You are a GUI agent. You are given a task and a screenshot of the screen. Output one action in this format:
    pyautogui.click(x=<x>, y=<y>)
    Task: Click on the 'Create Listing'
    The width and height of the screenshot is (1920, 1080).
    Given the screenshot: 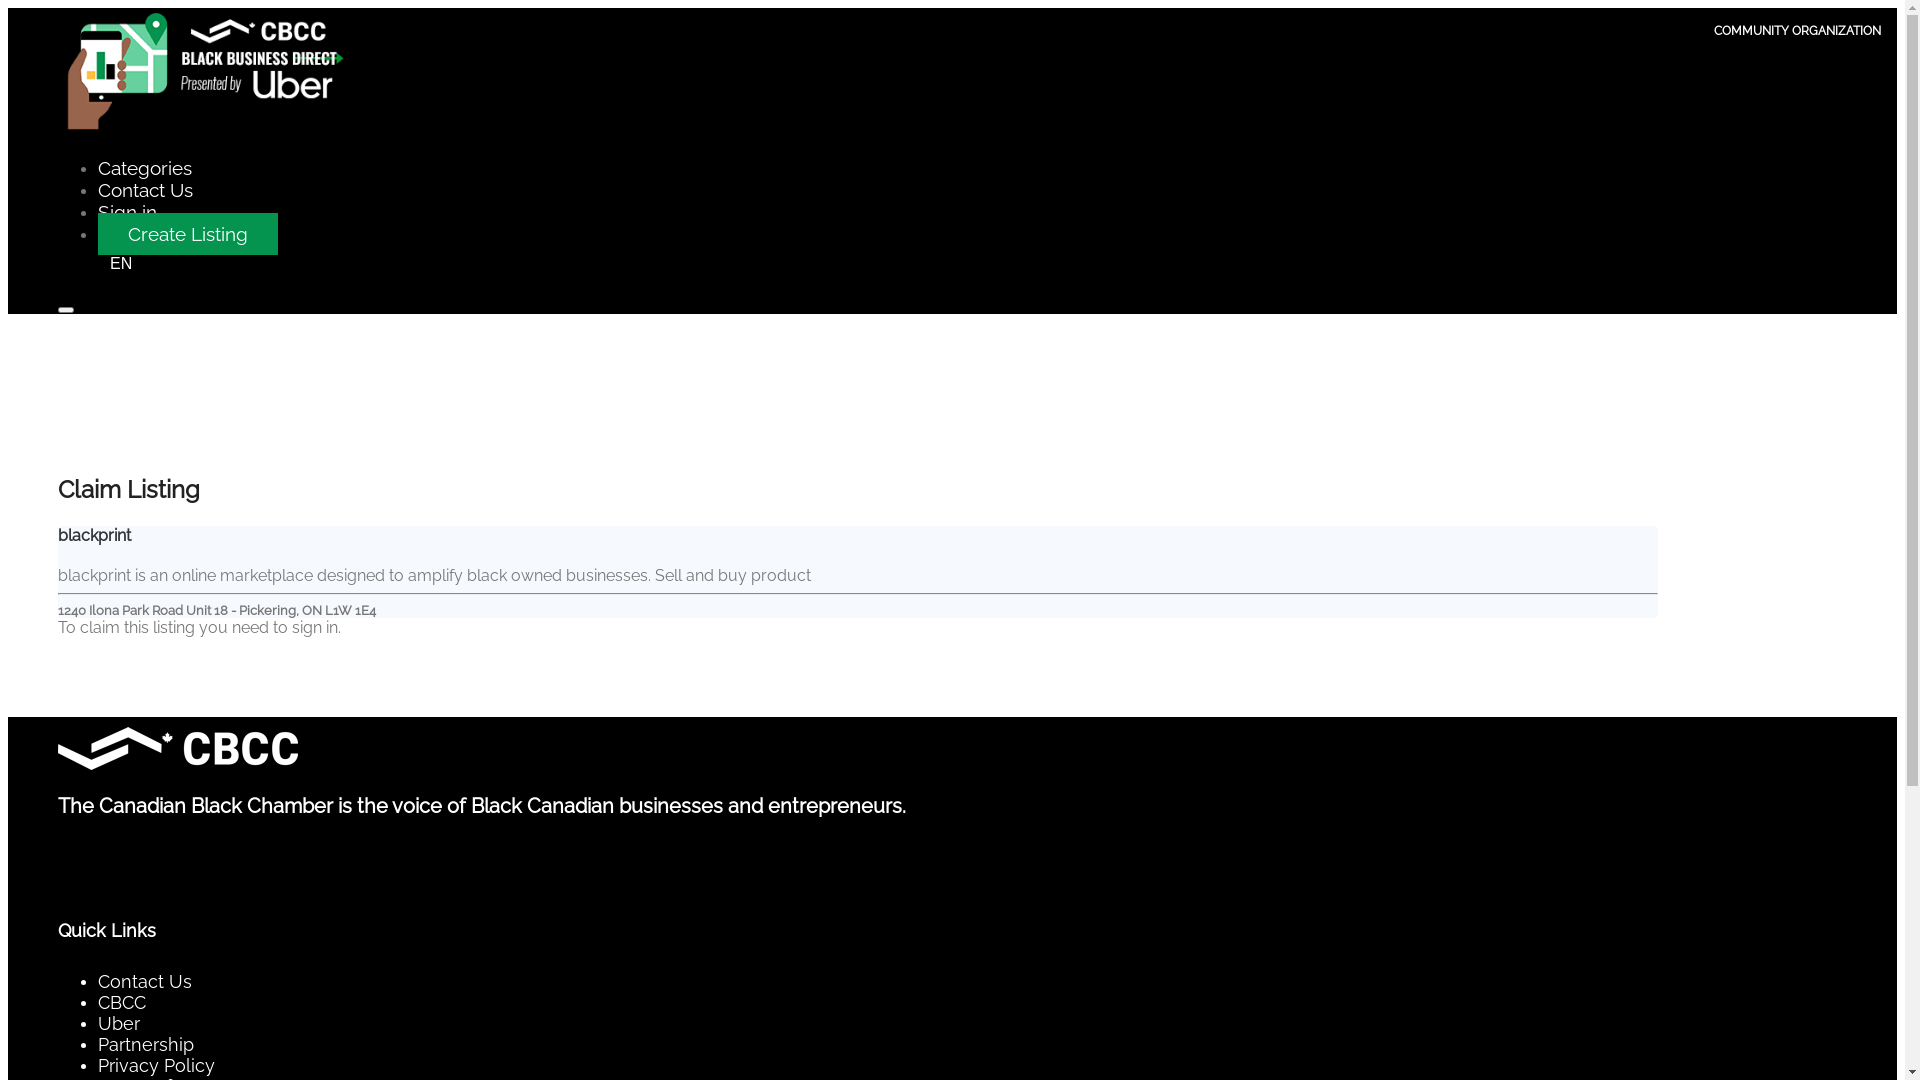 What is the action you would take?
    pyautogui.click(x=187, y=233)
    